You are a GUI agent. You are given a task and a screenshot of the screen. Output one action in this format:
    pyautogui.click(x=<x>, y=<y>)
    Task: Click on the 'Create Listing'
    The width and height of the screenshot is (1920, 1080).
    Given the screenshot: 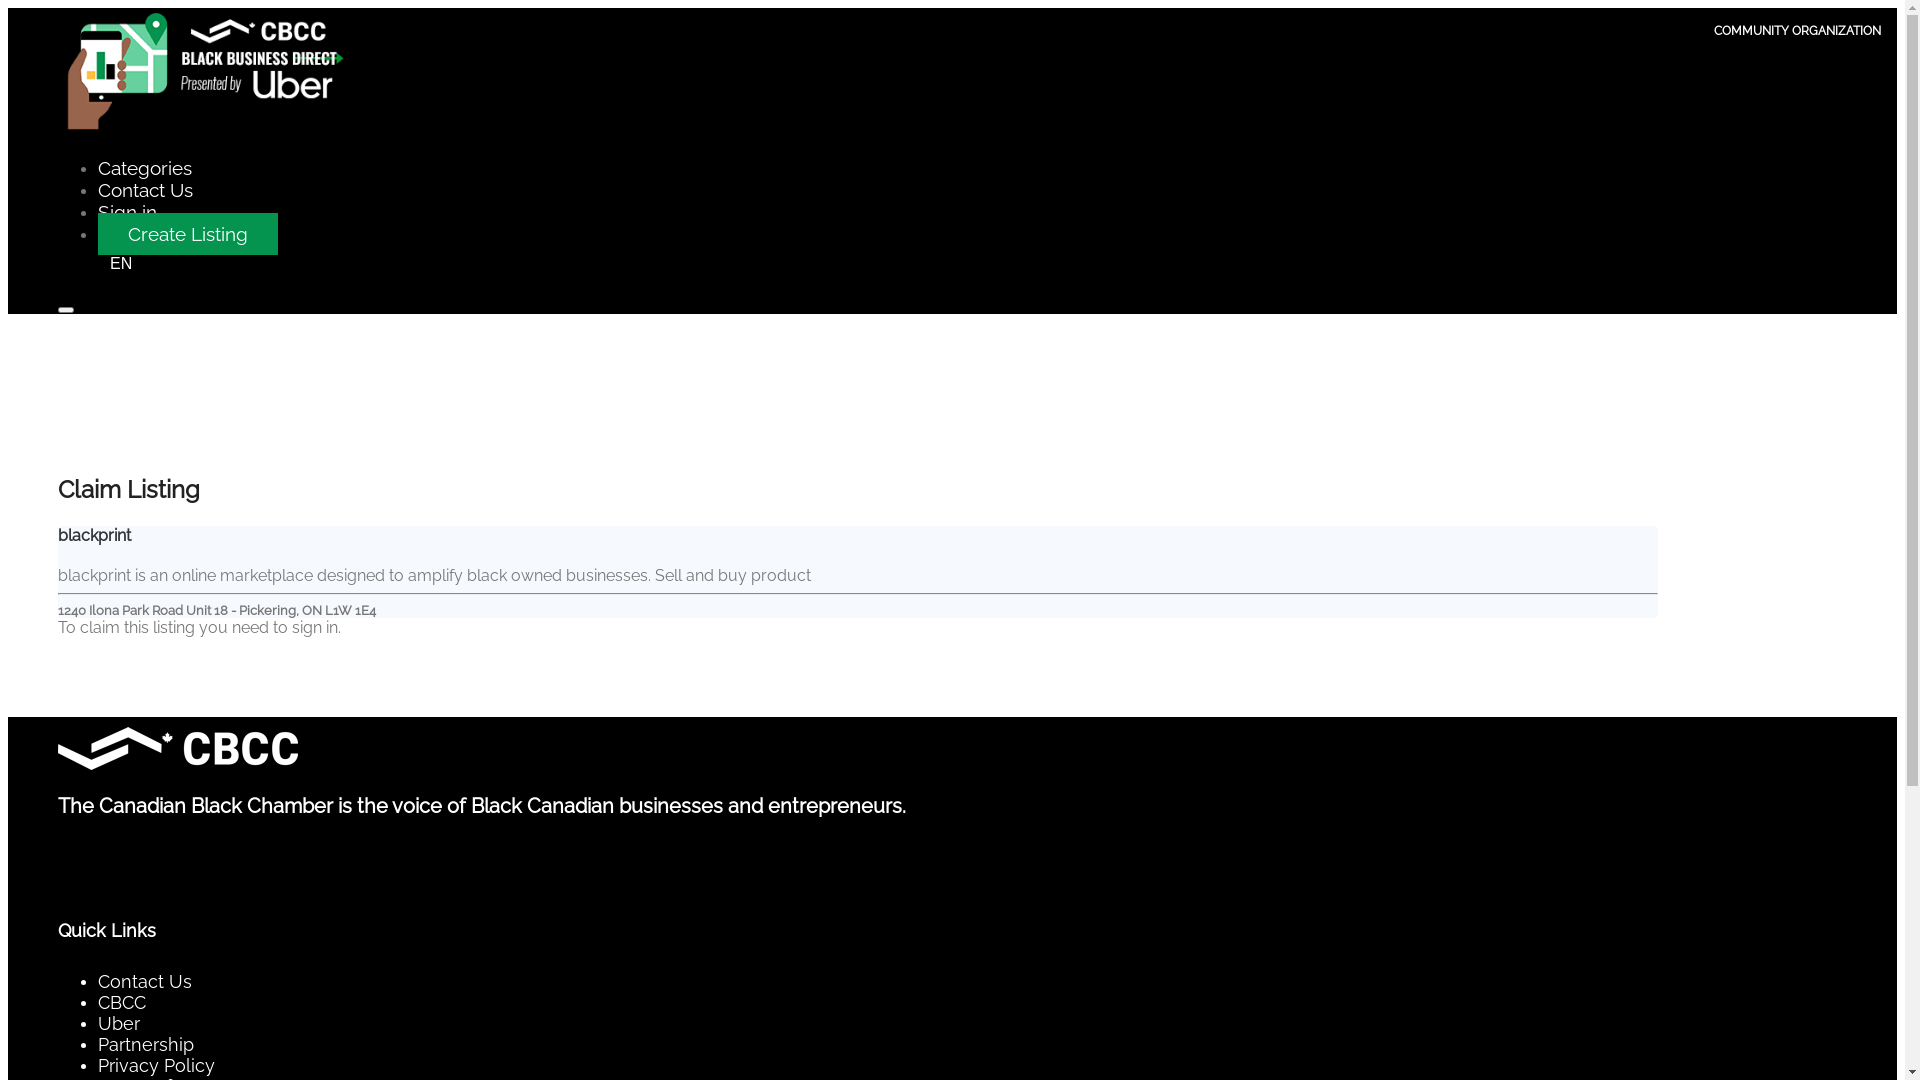 What is the action you would take?
    pyautogui.click(x=187, y=233)
    